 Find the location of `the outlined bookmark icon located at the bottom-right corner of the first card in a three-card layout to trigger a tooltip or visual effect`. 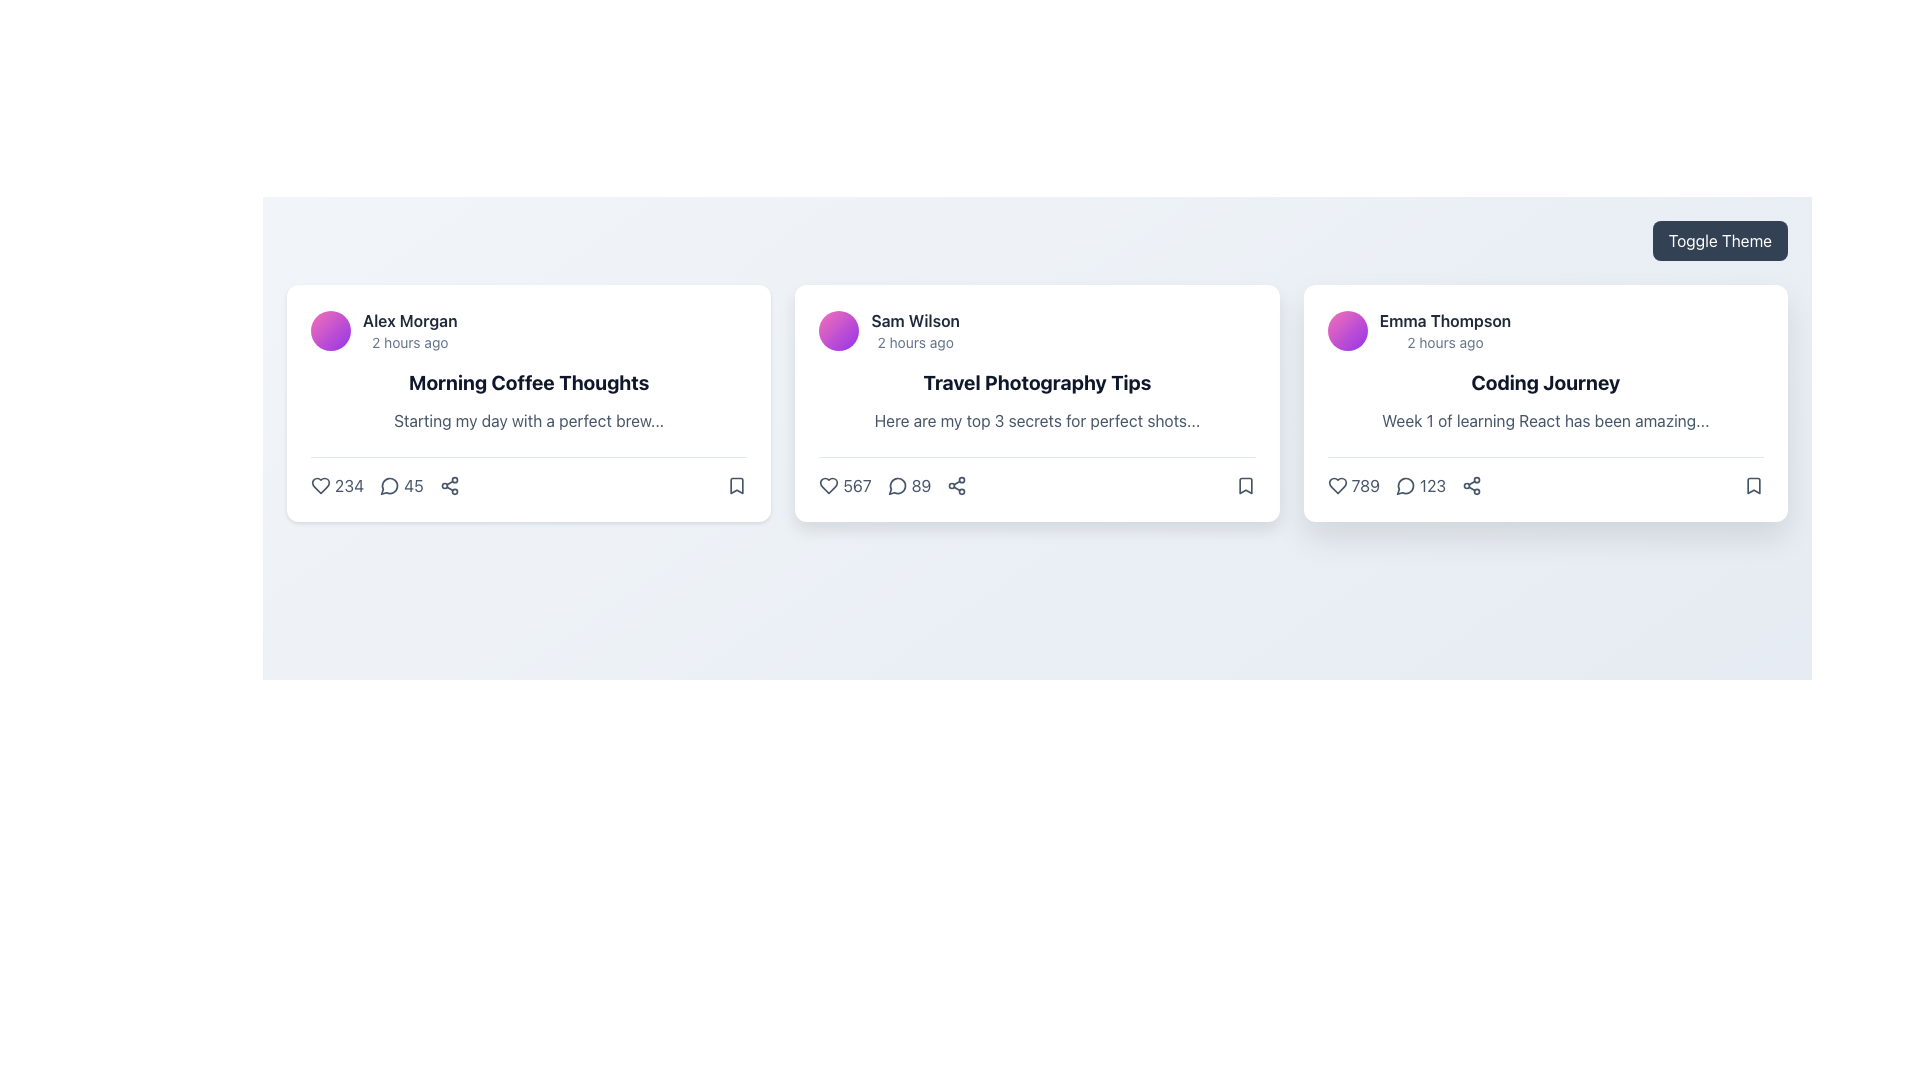

the outlined bookmark icon located at the bottom-right corner of the first card in a three-card layout to trigger a tooltip or visual effect is located at coordinates (736, 486).